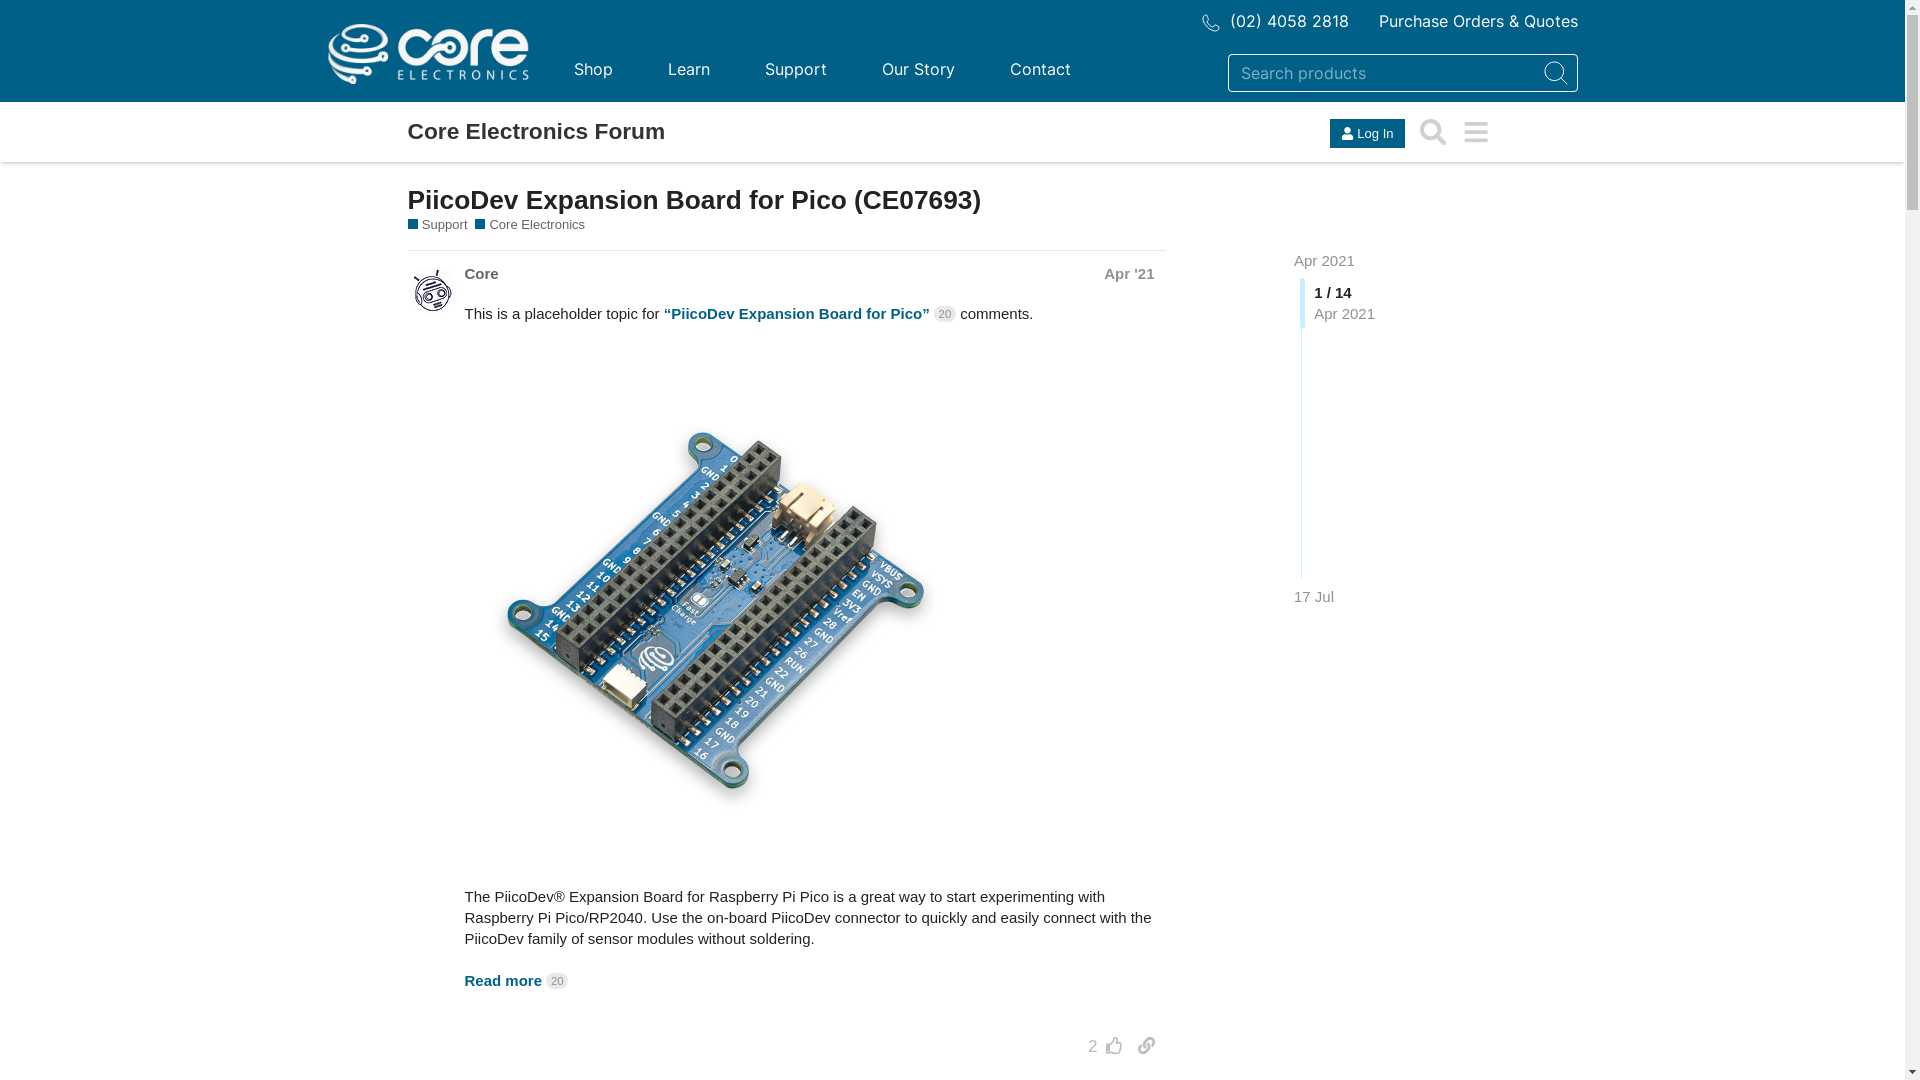 The width and height of the screenshot is (1920, 1080). Describe the element at coordinates (436, 224) in the screenshot. I see `'Support'` at that location.